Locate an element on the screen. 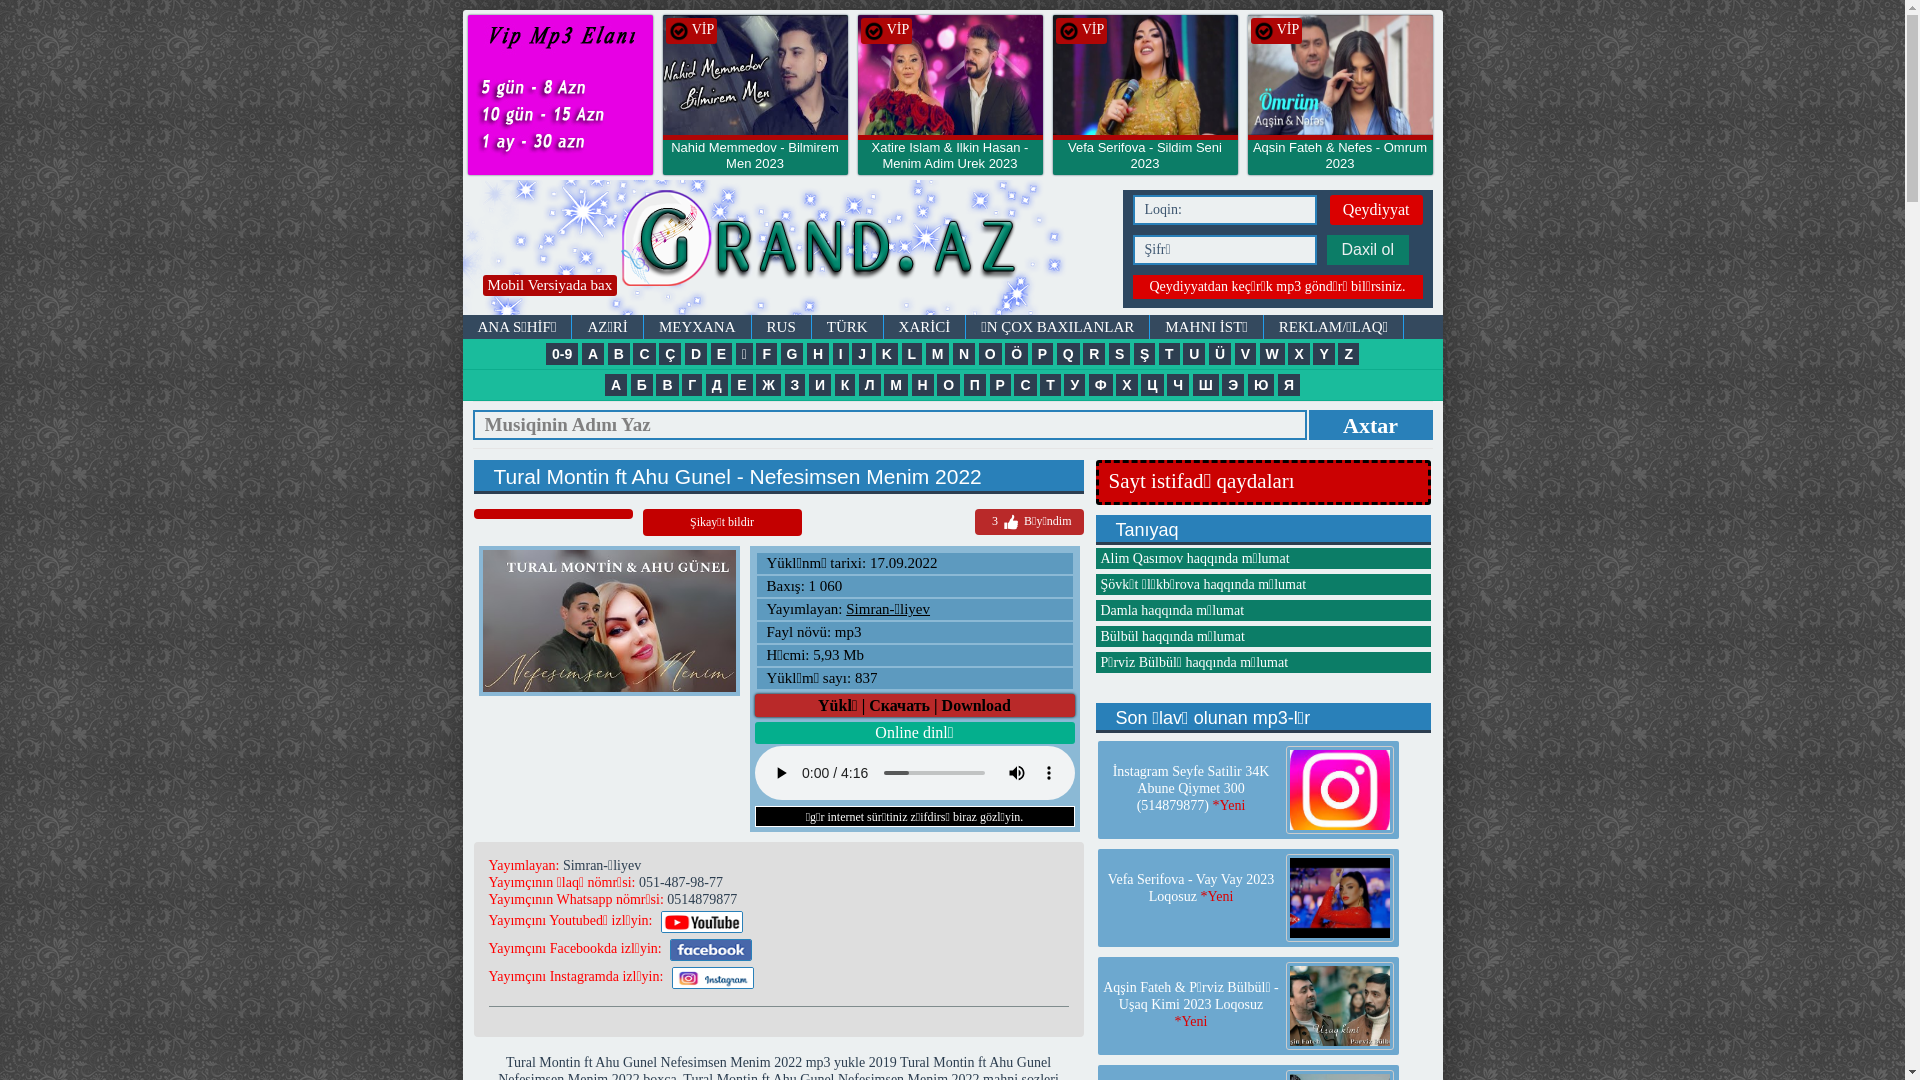  'Vefa Serifova - Sildim Seni 2023 is located at coordinates (1144, 163).